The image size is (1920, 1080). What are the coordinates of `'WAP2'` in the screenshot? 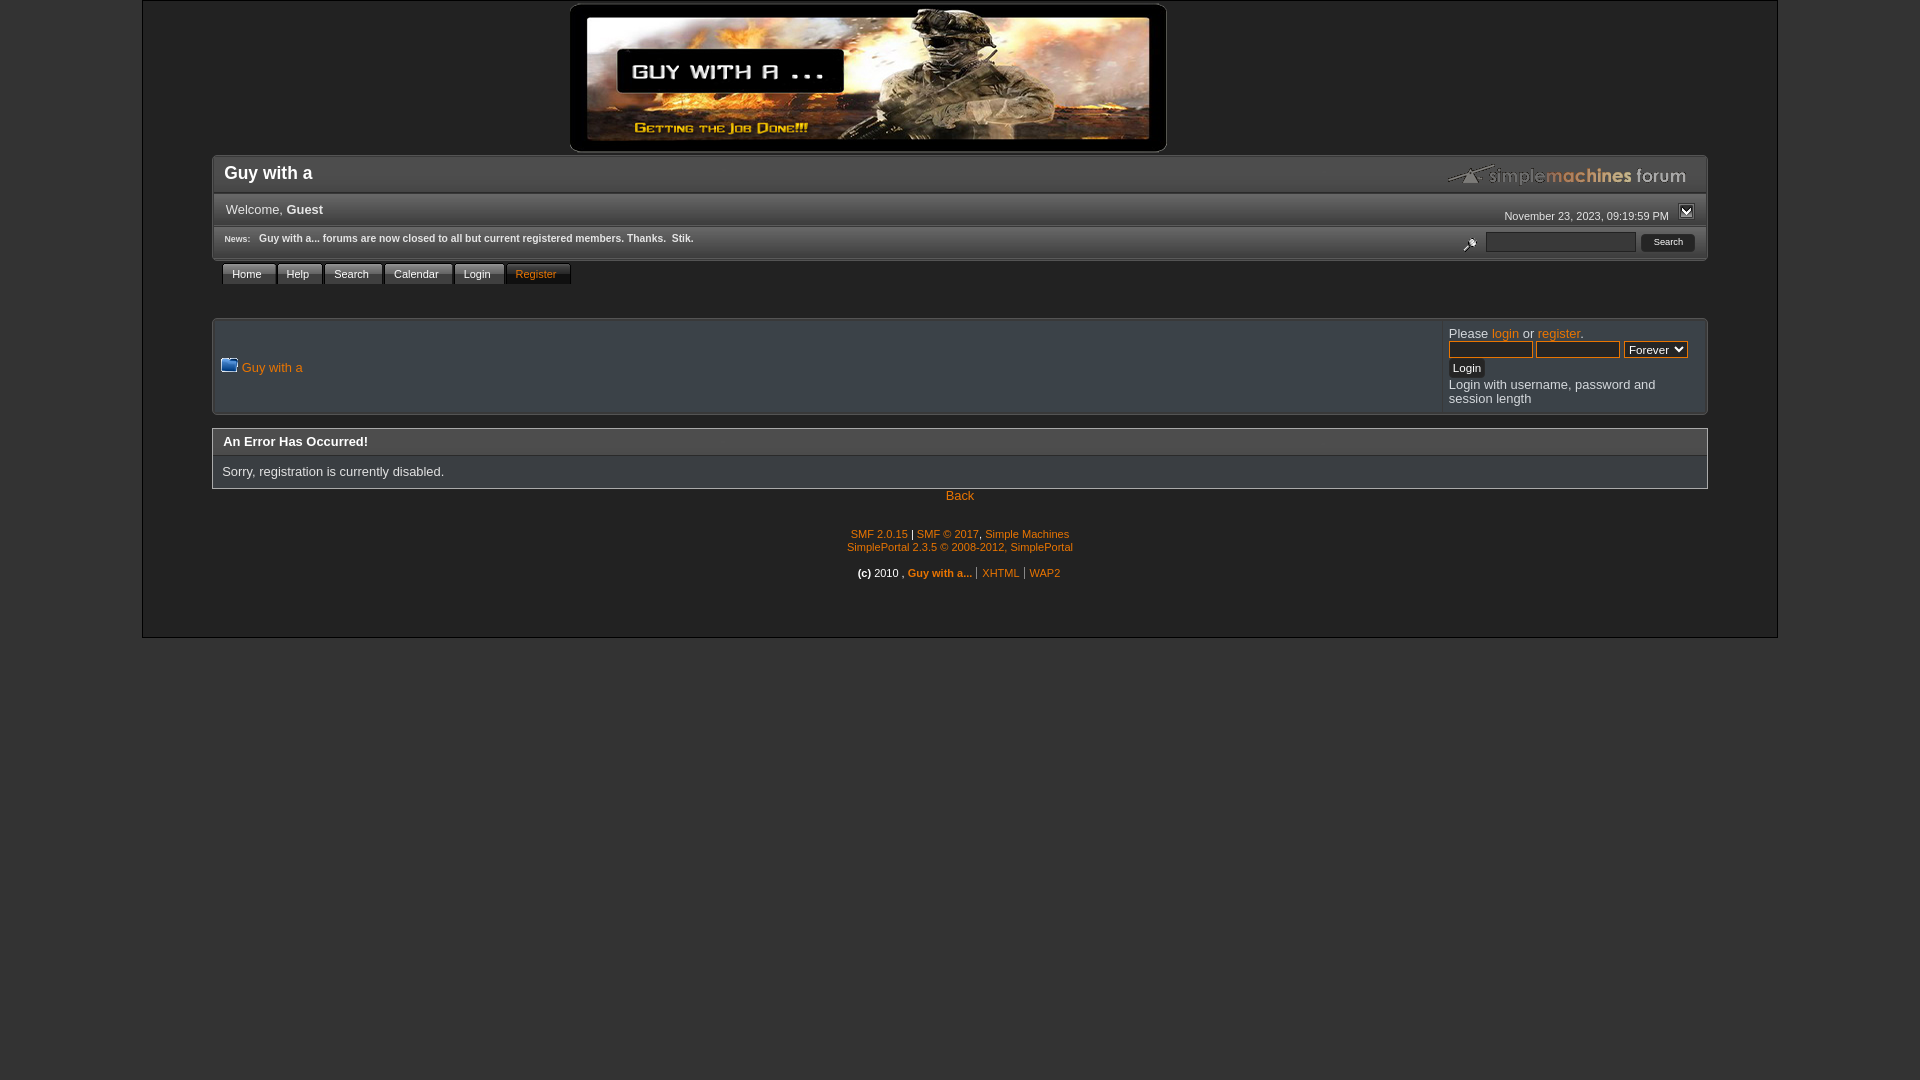 It's located at (1044, 573).